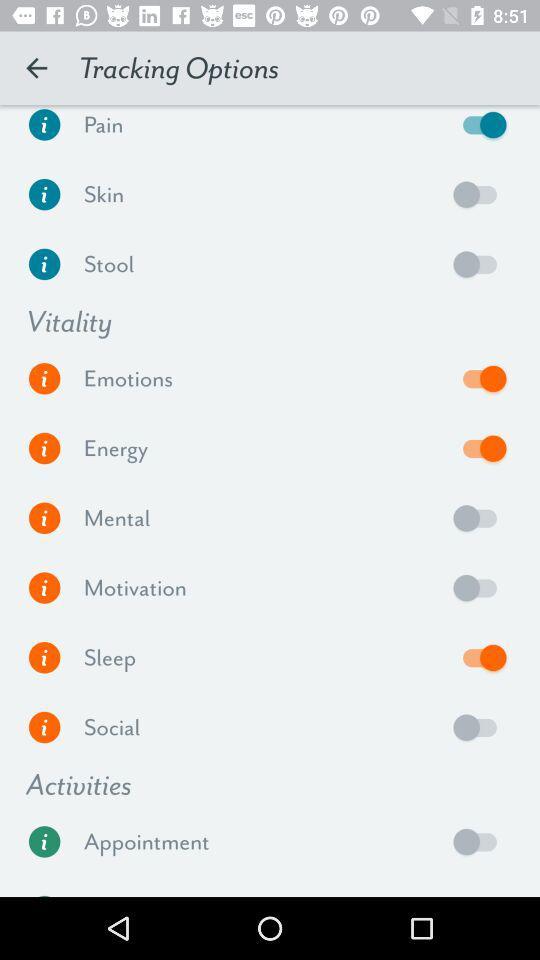 The width and height of the screenshot is (540, 960). I want to click on more informatioon under appointment, so click(44, 840).